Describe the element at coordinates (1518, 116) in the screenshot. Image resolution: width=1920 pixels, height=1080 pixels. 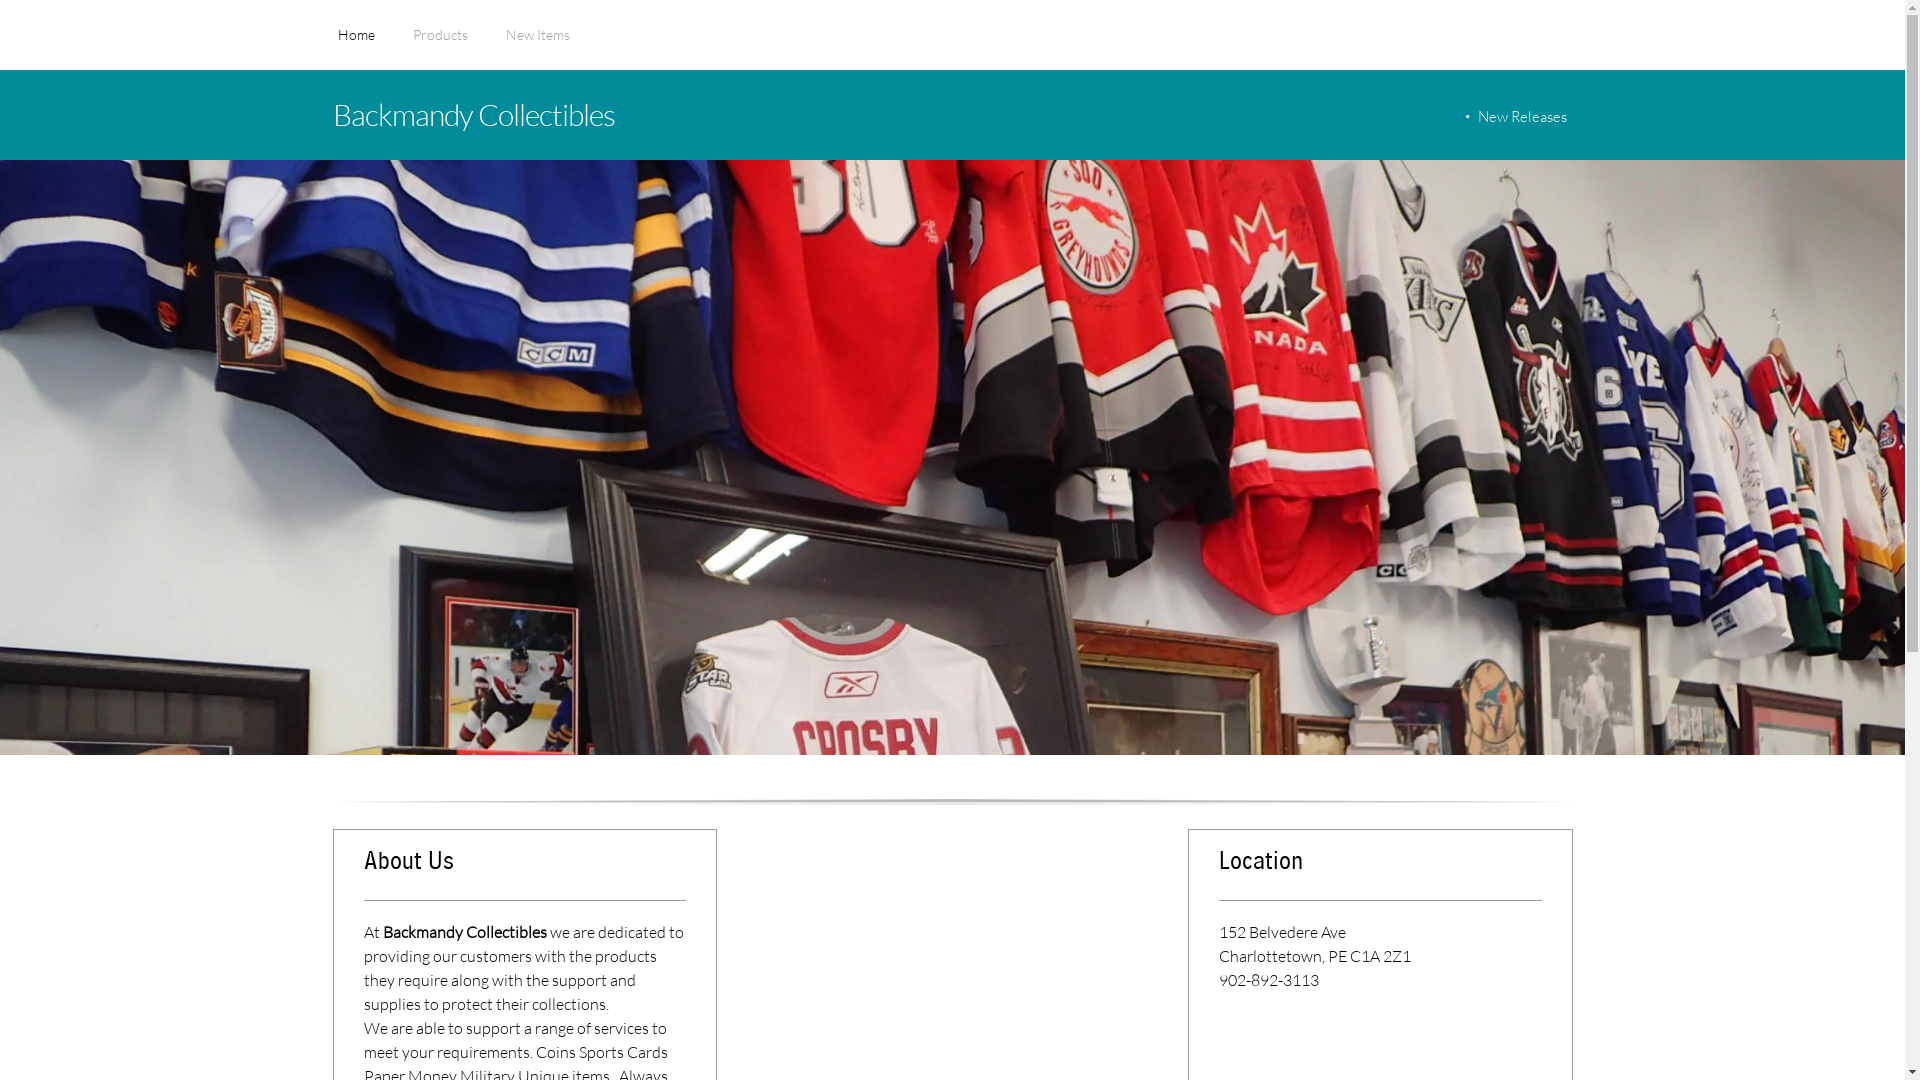
I see `'New Releases'` at that location.